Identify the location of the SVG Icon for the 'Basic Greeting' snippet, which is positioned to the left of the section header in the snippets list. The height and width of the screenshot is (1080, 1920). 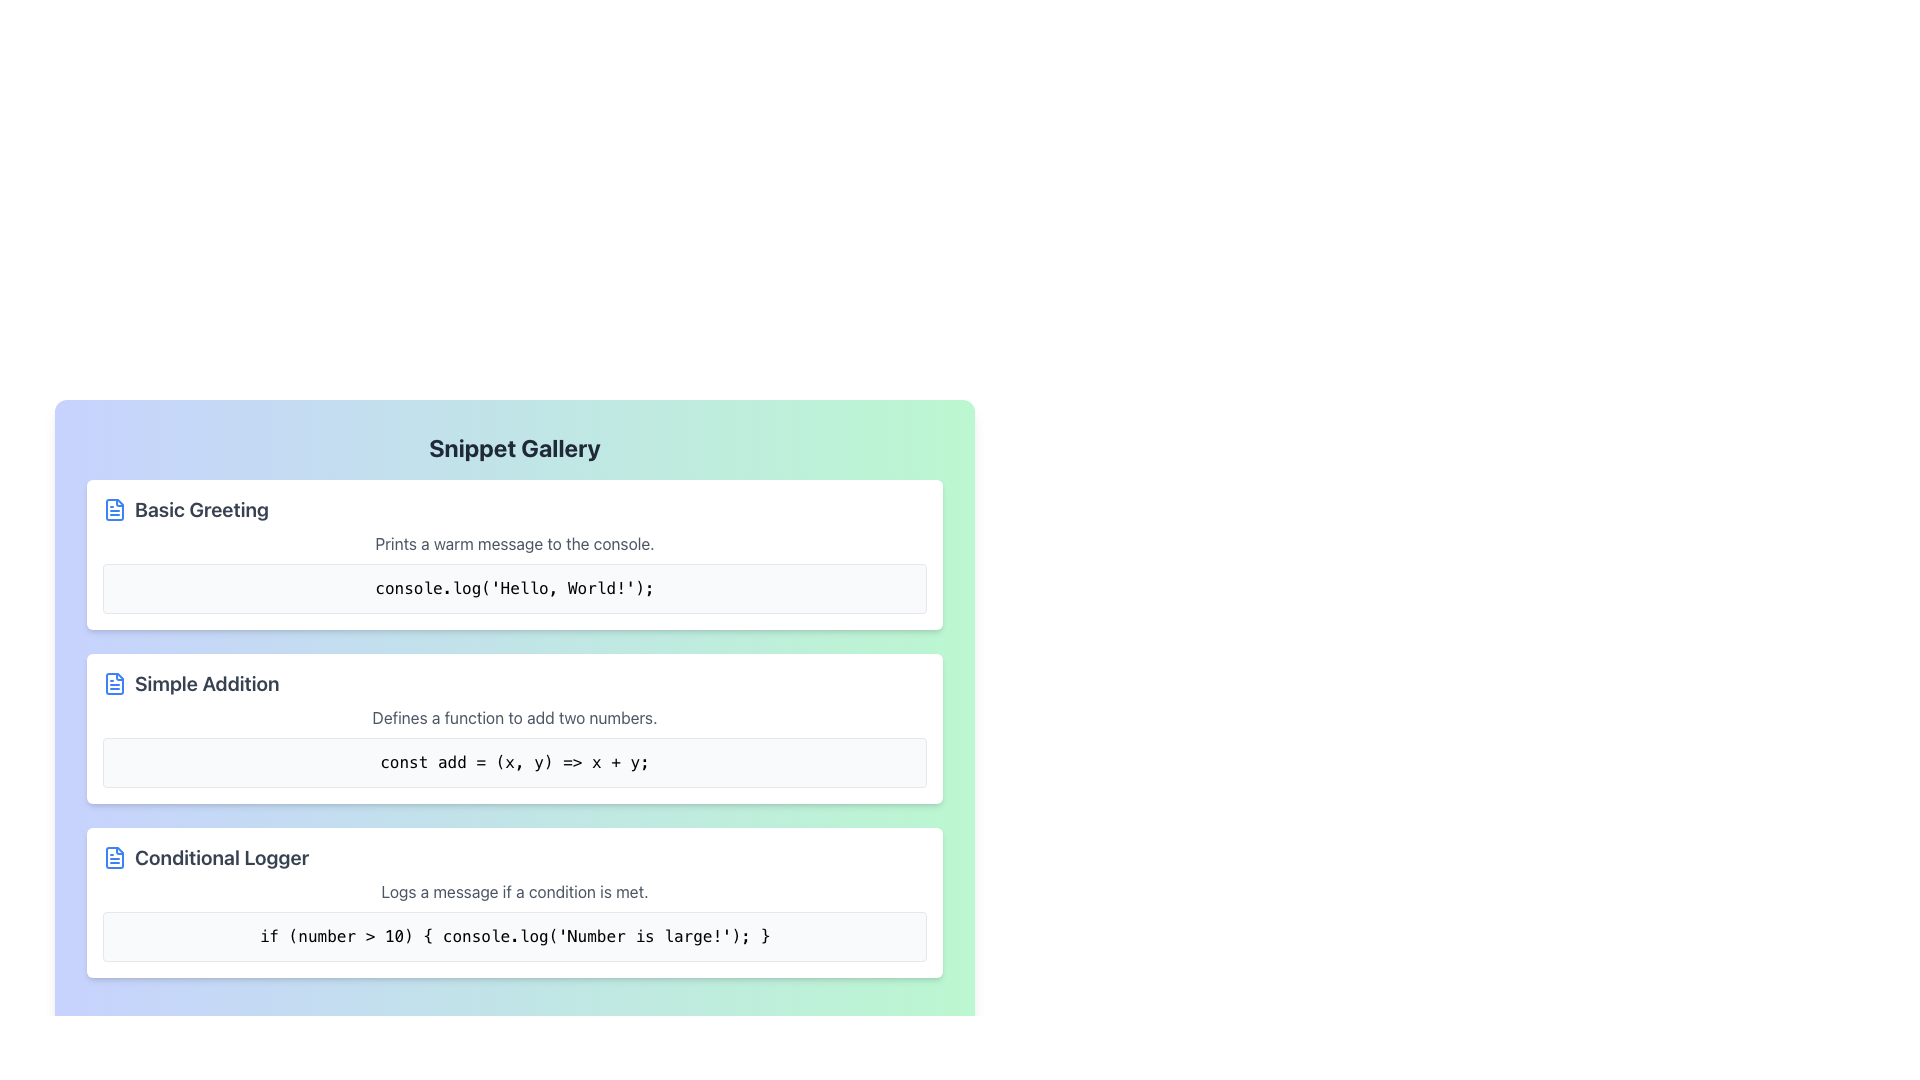
(114, 508).